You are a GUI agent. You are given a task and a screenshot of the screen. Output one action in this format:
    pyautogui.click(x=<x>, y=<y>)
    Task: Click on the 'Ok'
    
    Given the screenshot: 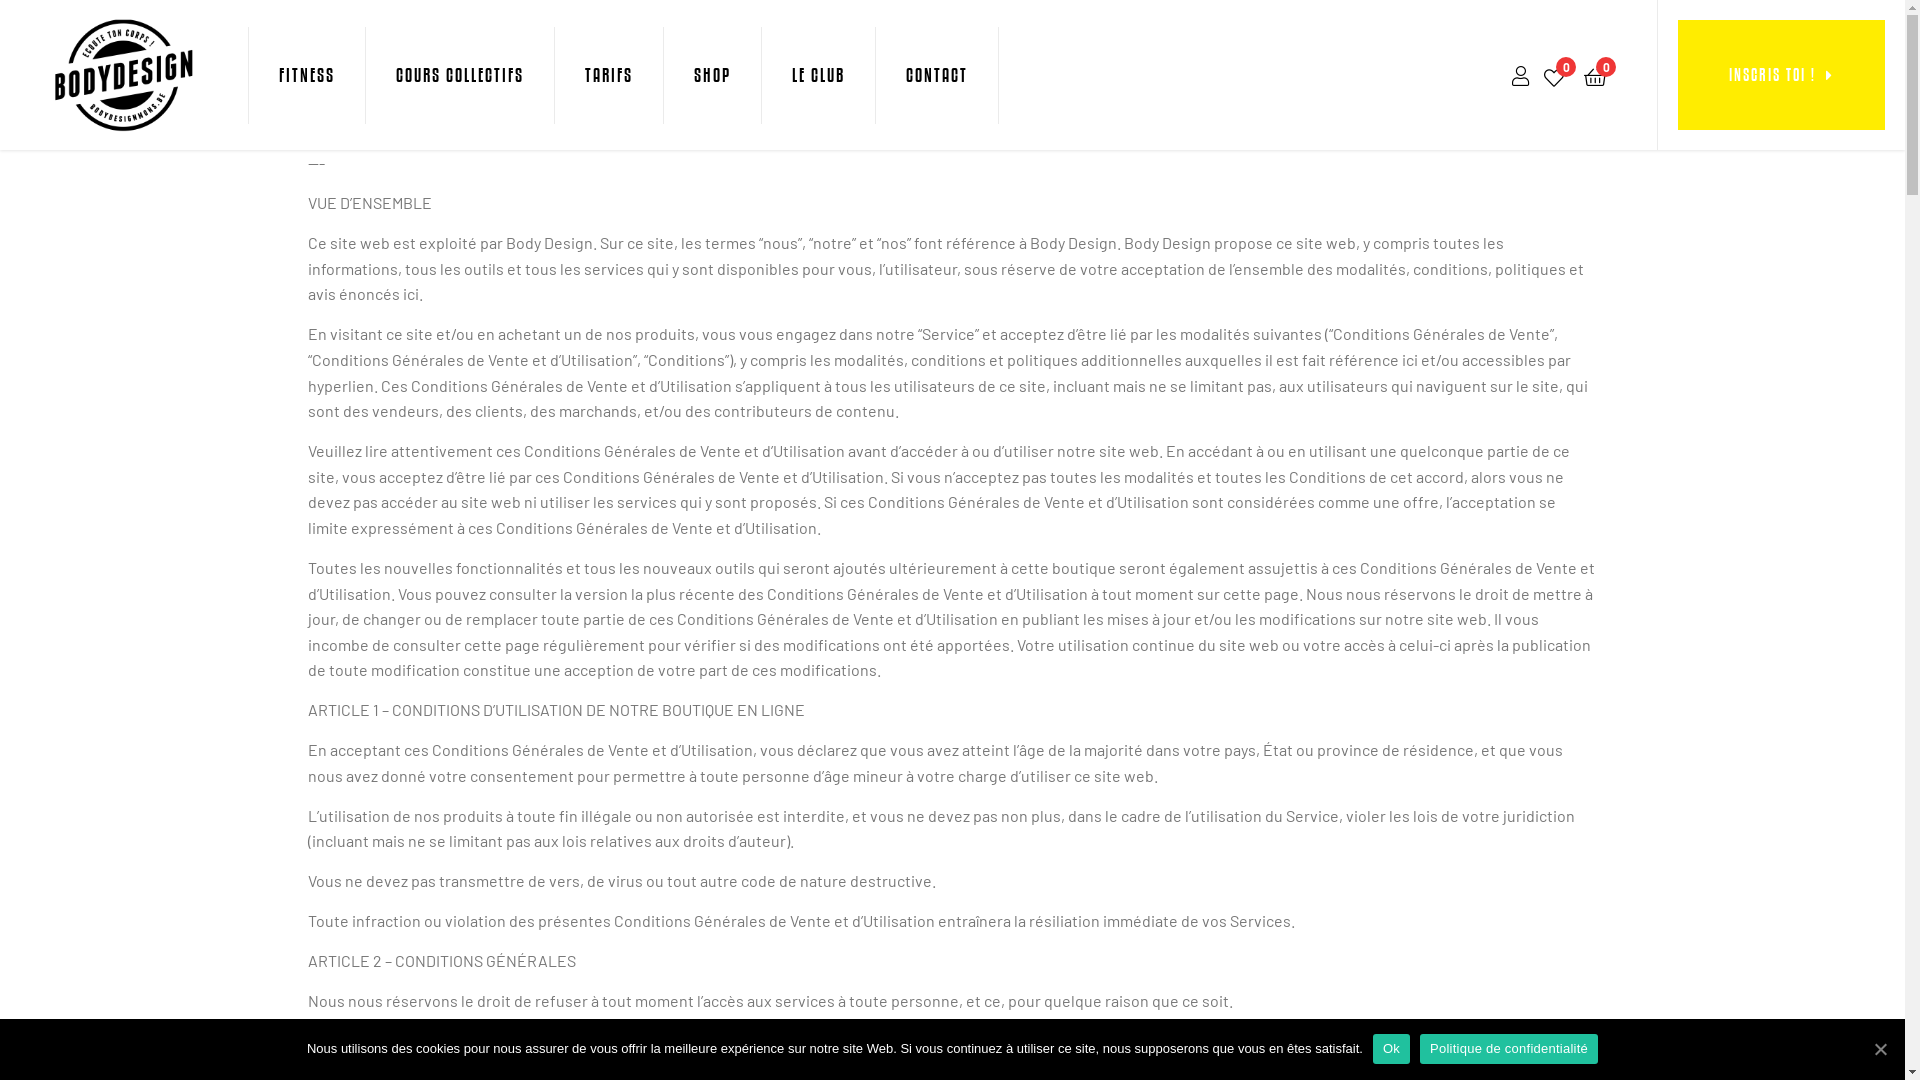 What is the action you would take?
    pyautogui.click(x=1371, y=1048)
    